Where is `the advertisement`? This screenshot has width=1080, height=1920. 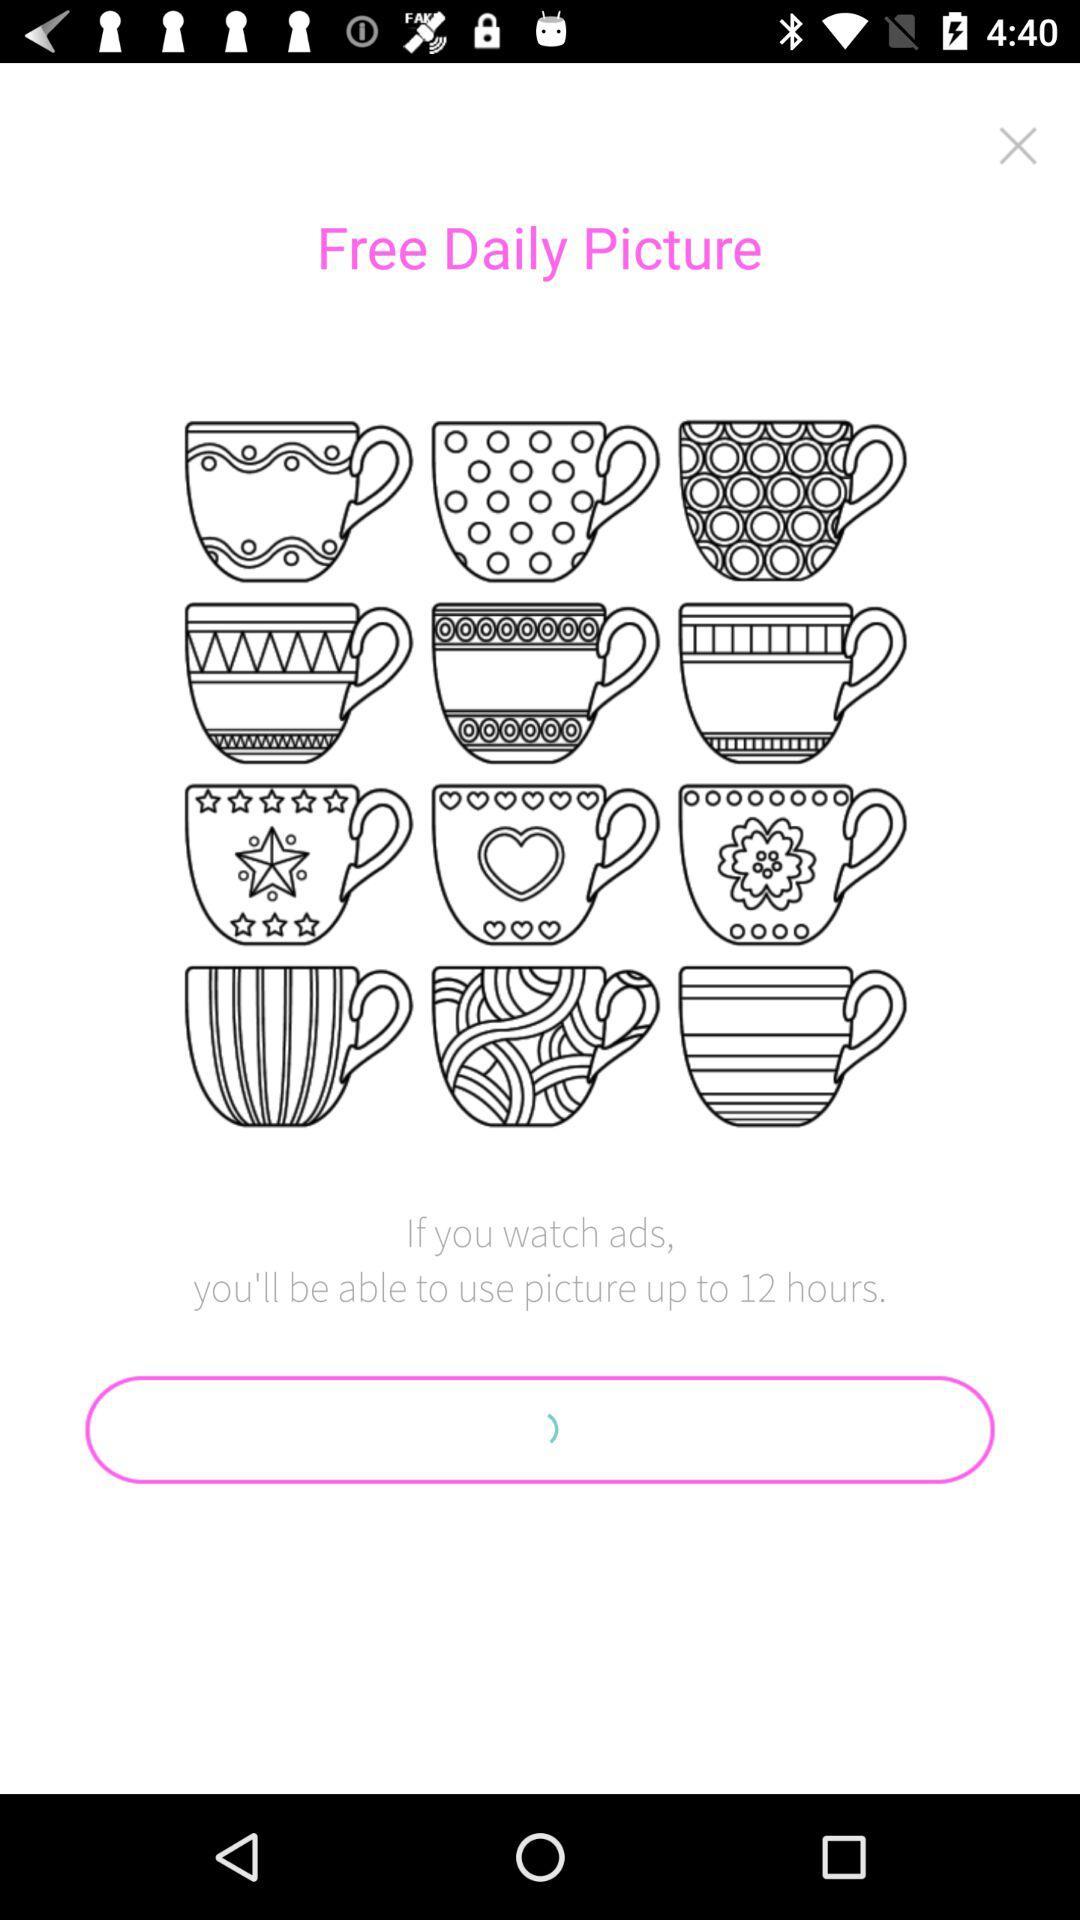
the advertisement is located at coordinates (1018, 144).